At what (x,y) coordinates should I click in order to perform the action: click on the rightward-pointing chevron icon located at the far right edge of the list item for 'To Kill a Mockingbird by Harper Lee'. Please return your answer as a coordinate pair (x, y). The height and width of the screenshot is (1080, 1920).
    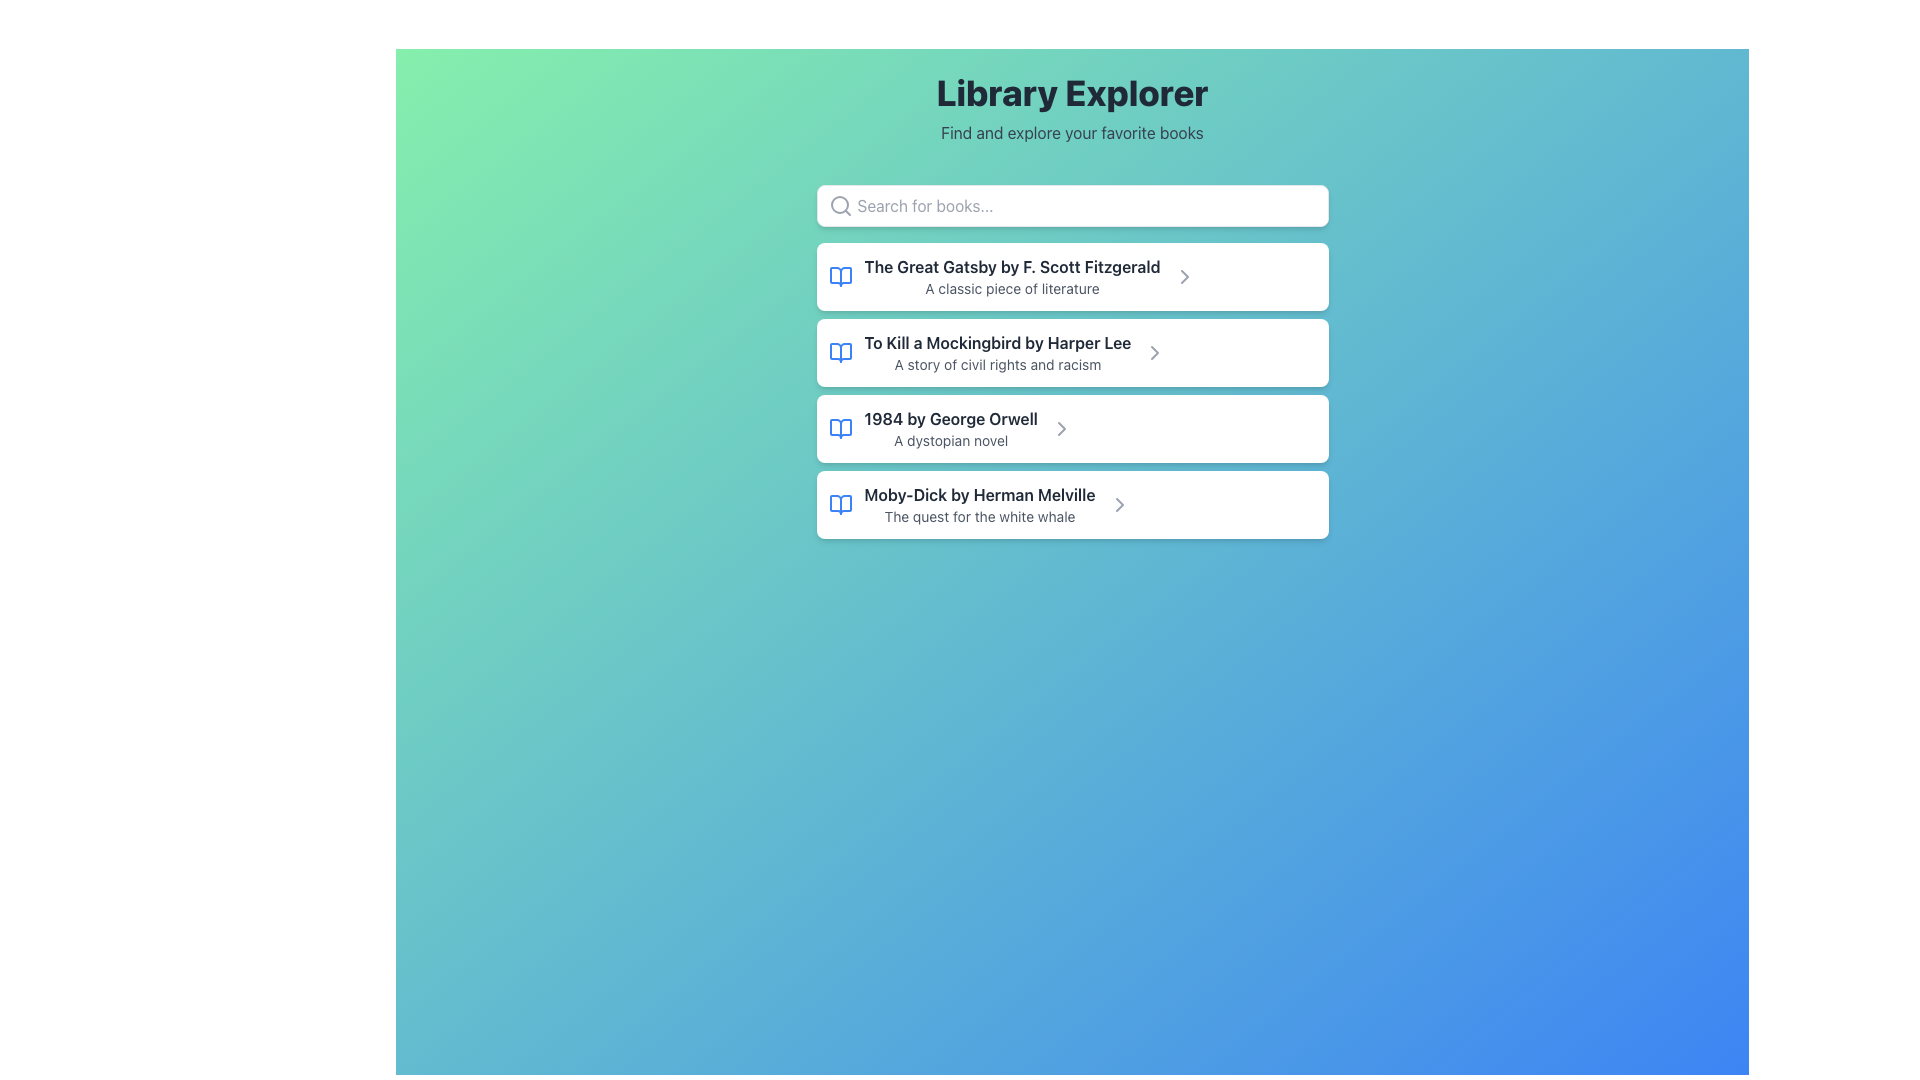
    Looking at the image, I should click on (1155, 352).